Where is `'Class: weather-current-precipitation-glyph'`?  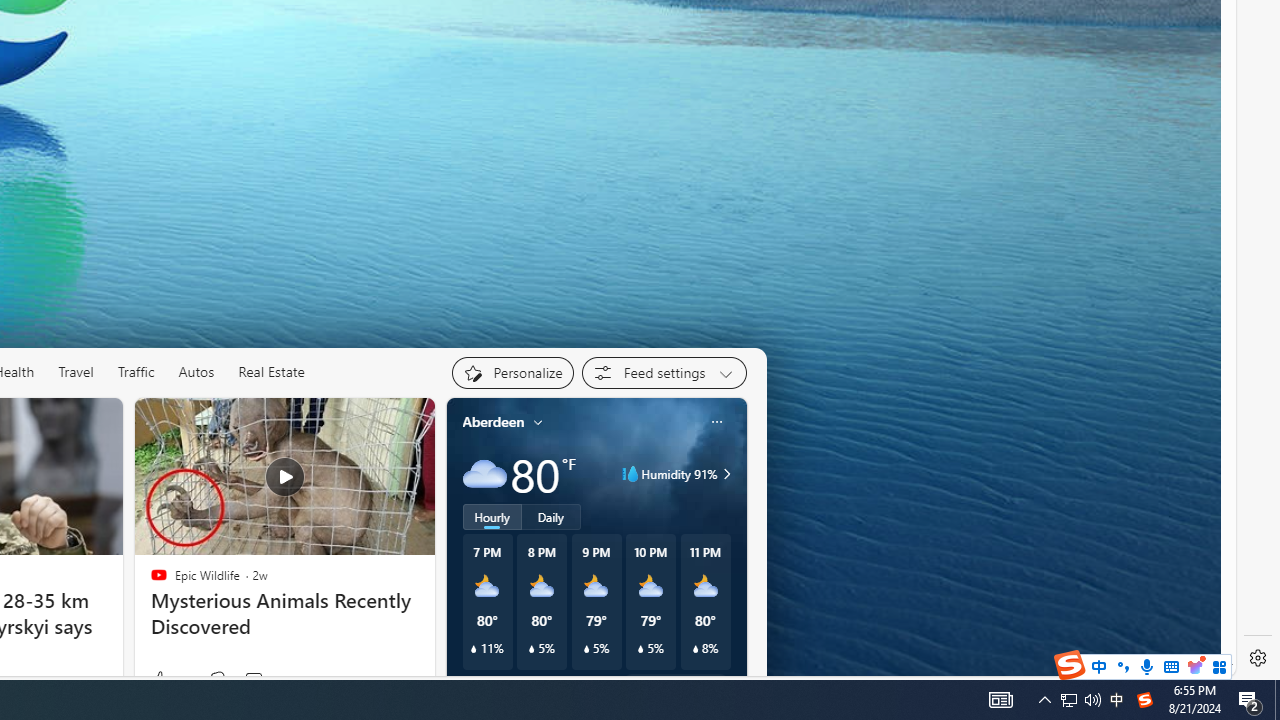 'Class: weather-current-precipitation-glyph' is located at coordinates (695, 649).